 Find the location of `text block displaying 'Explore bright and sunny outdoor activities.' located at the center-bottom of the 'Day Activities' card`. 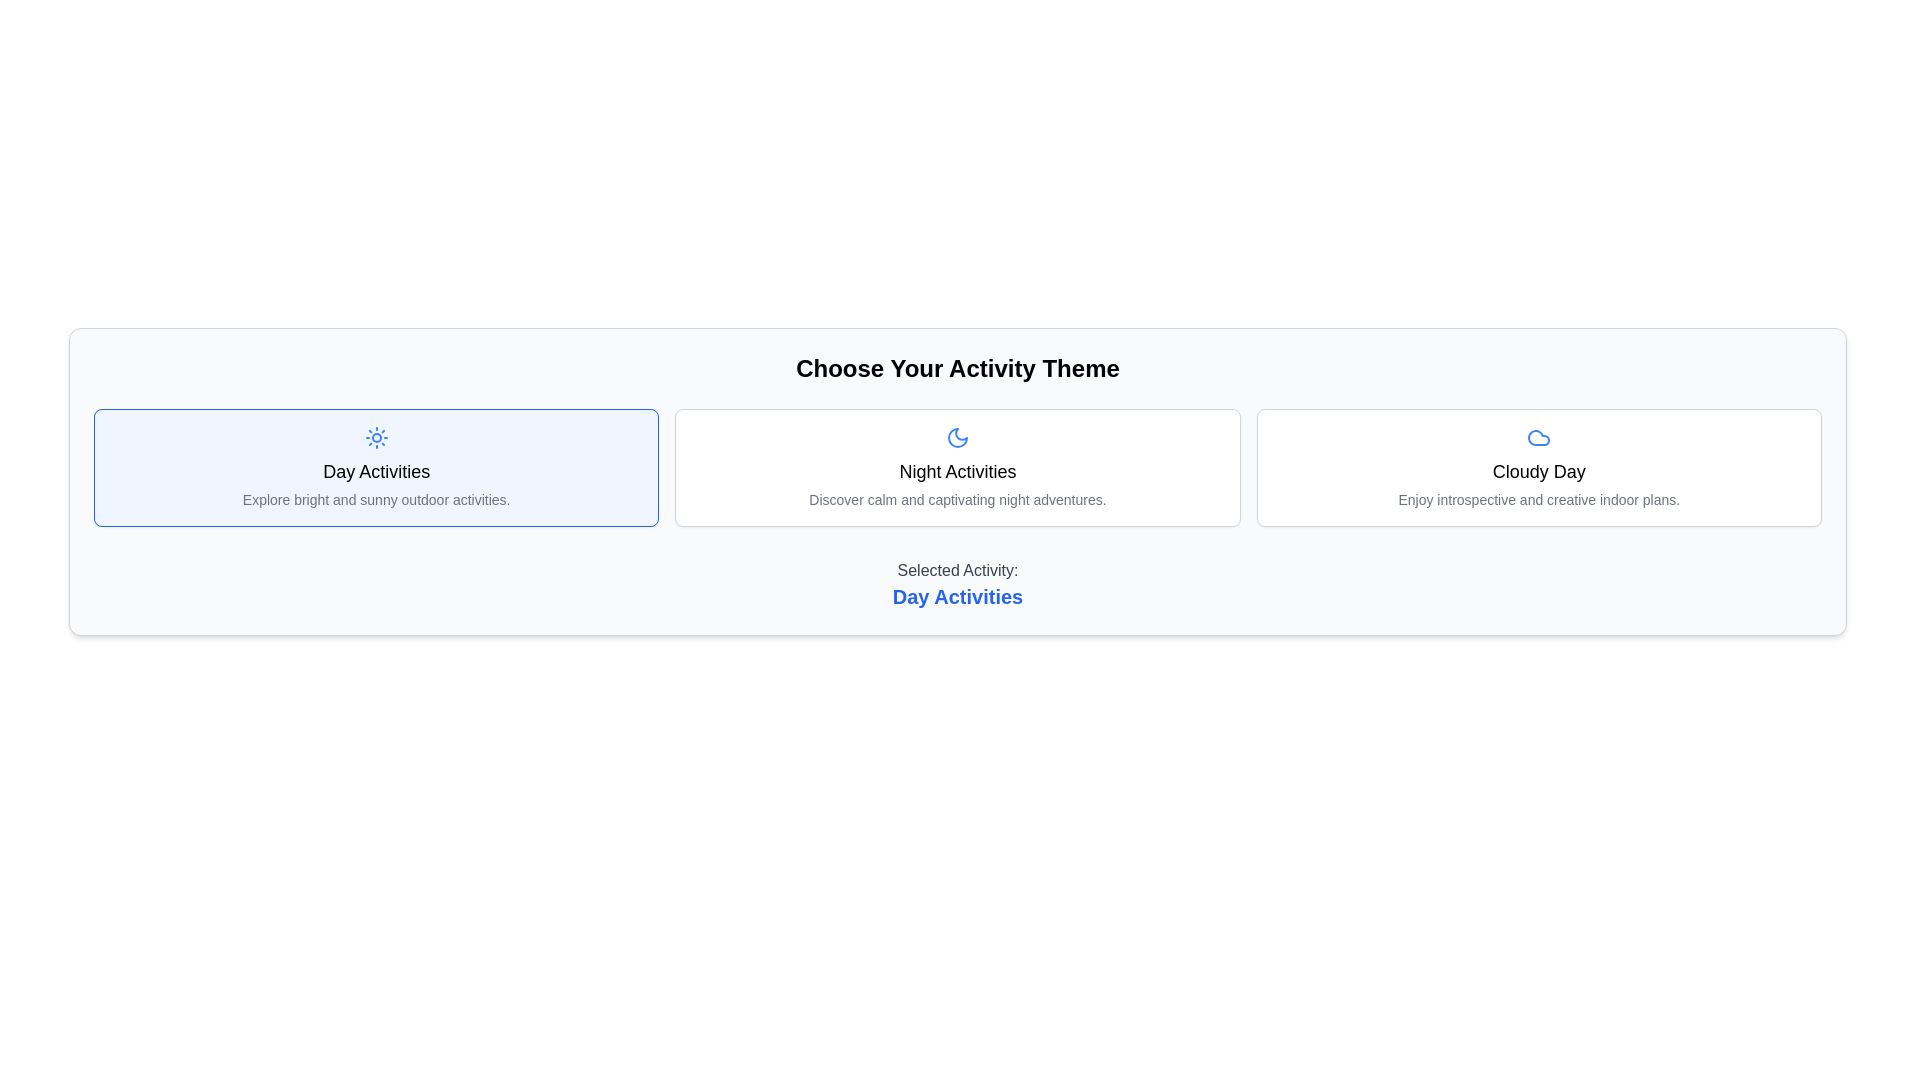

text block displaying 'Explore bright and sunny outdoor activities.' located at the center-bottom of the 'Day Activities' card is located at coordinates (376, 499).